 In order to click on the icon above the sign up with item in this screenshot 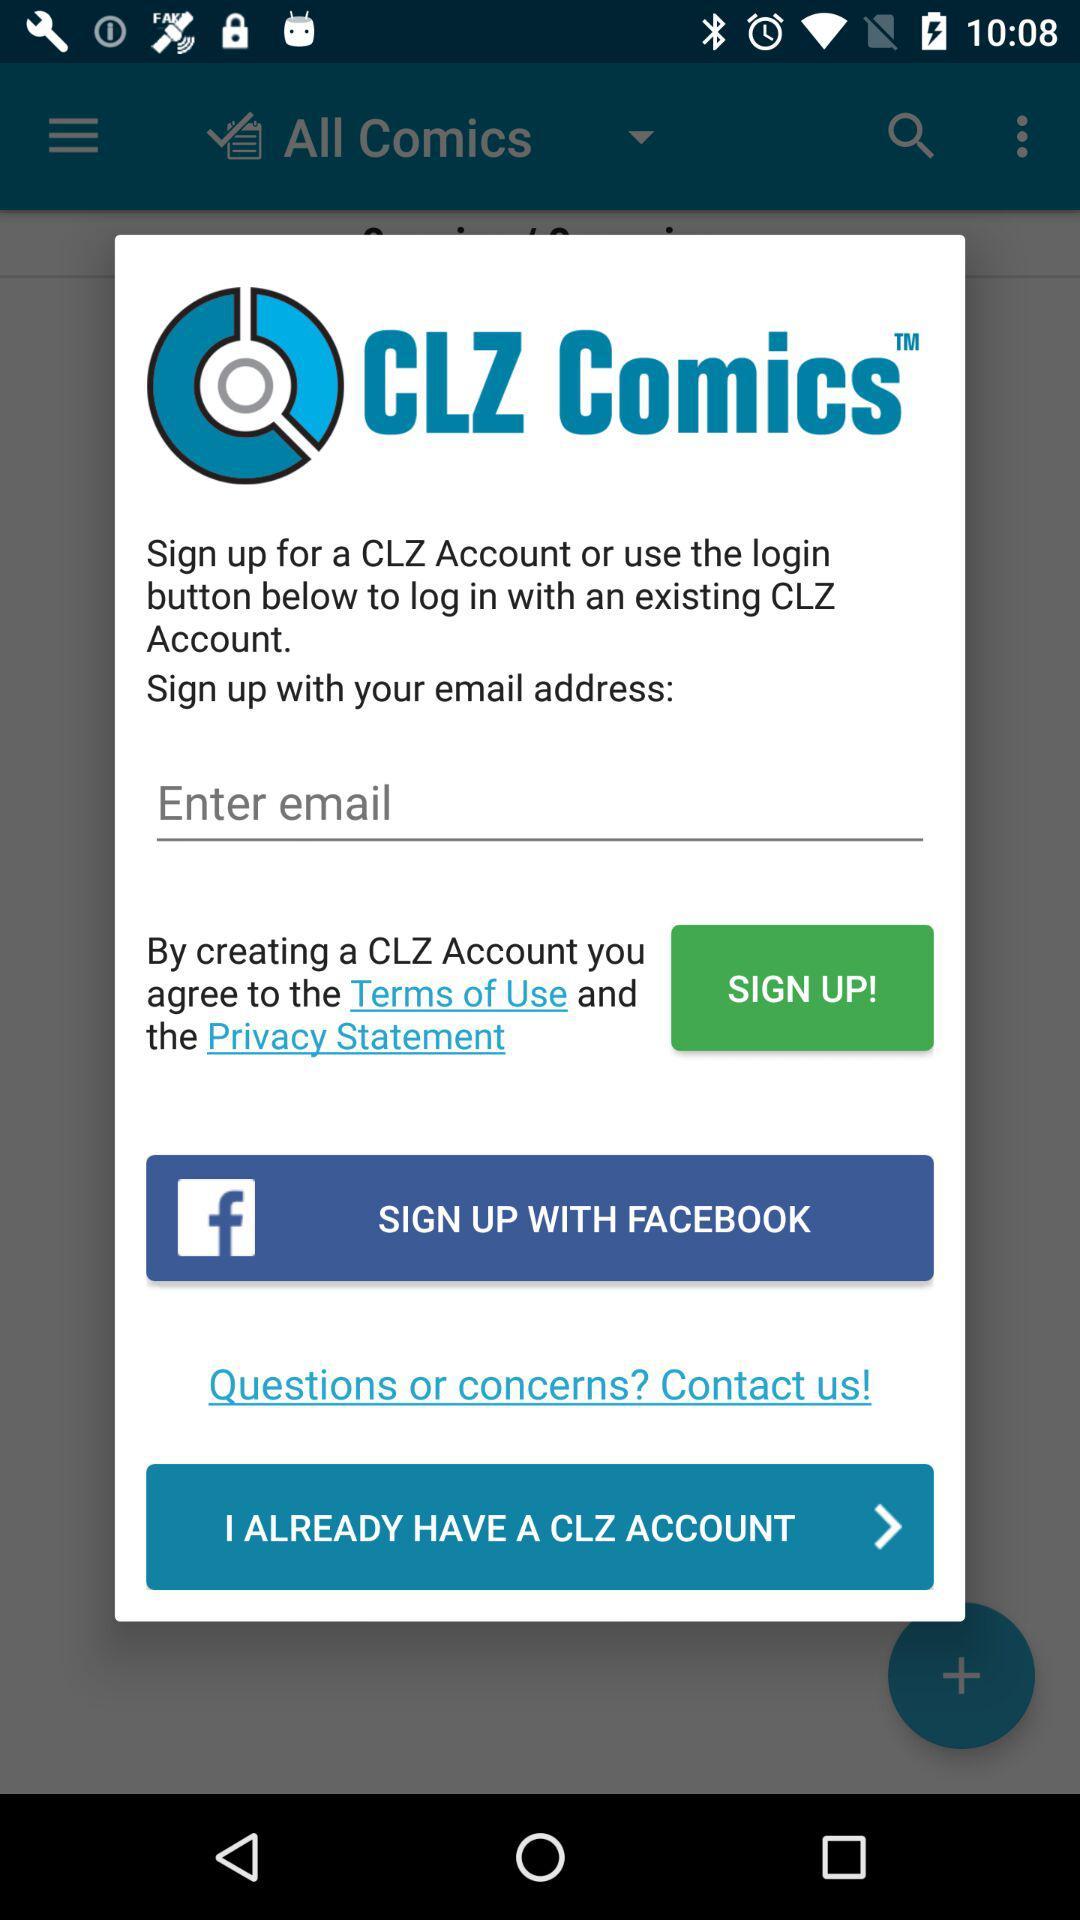, I will do `click(407, 1013)`.